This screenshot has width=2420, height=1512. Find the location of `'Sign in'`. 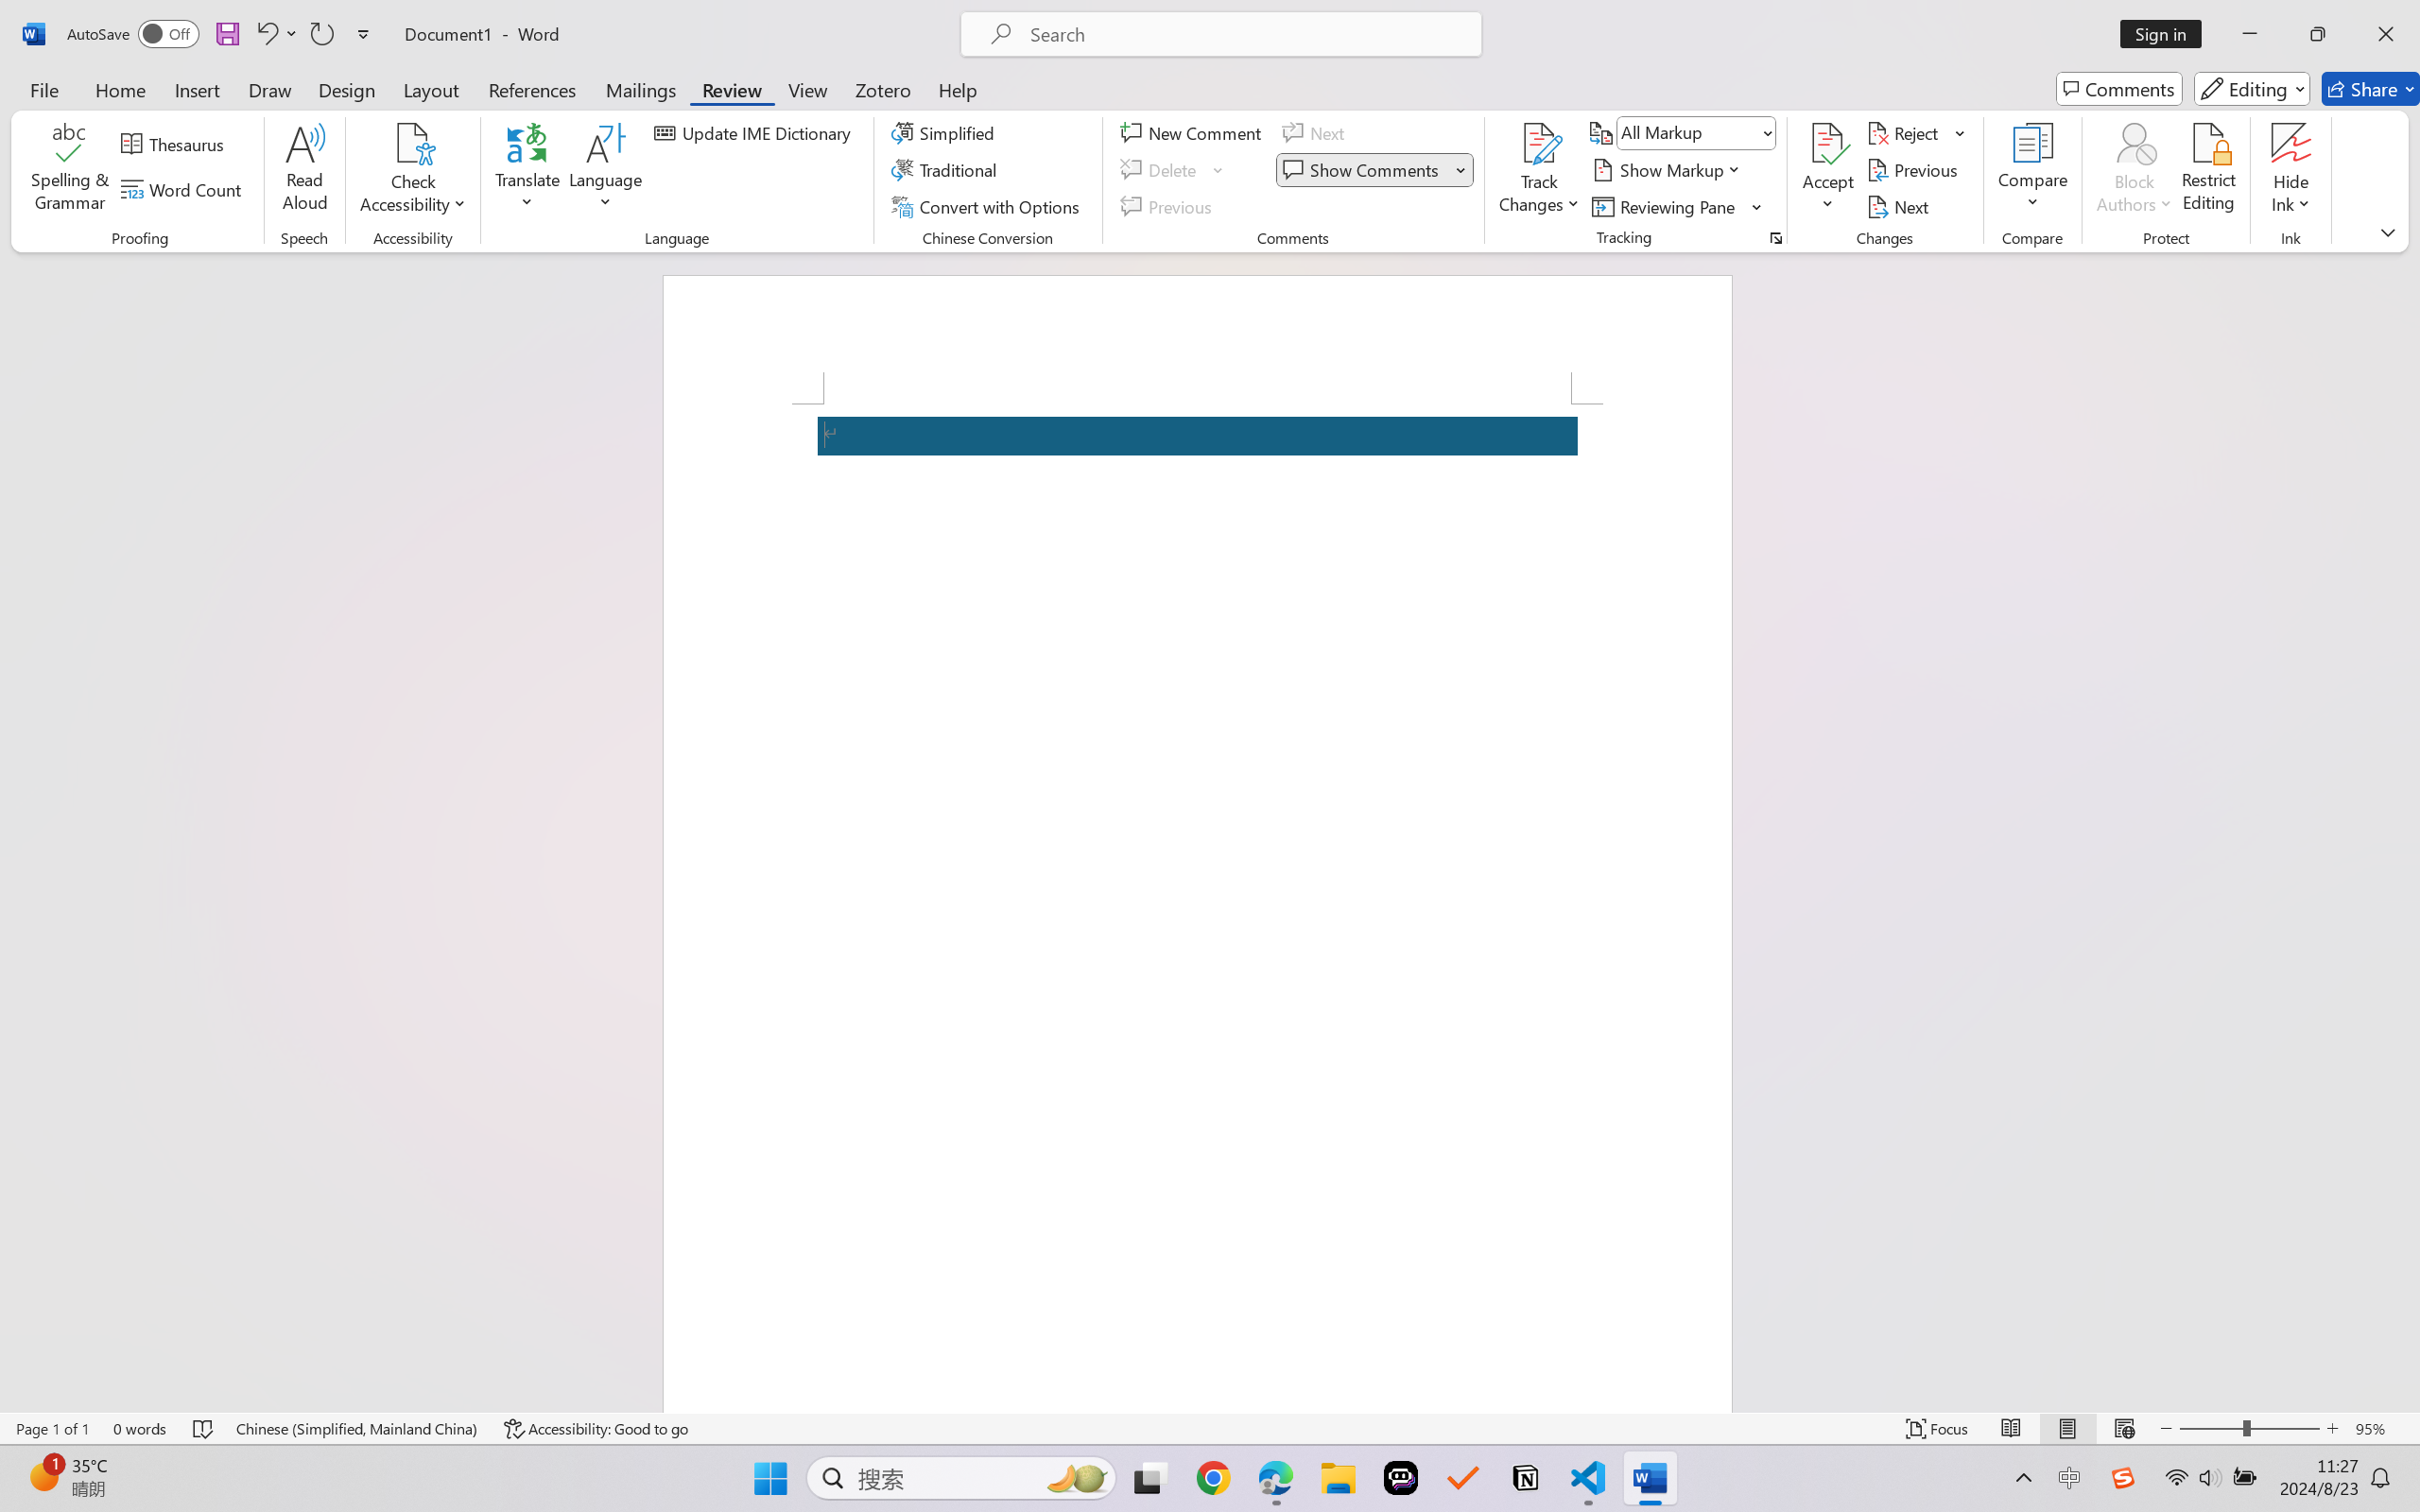

'Sign in' is located at coordinates (2168, 33).